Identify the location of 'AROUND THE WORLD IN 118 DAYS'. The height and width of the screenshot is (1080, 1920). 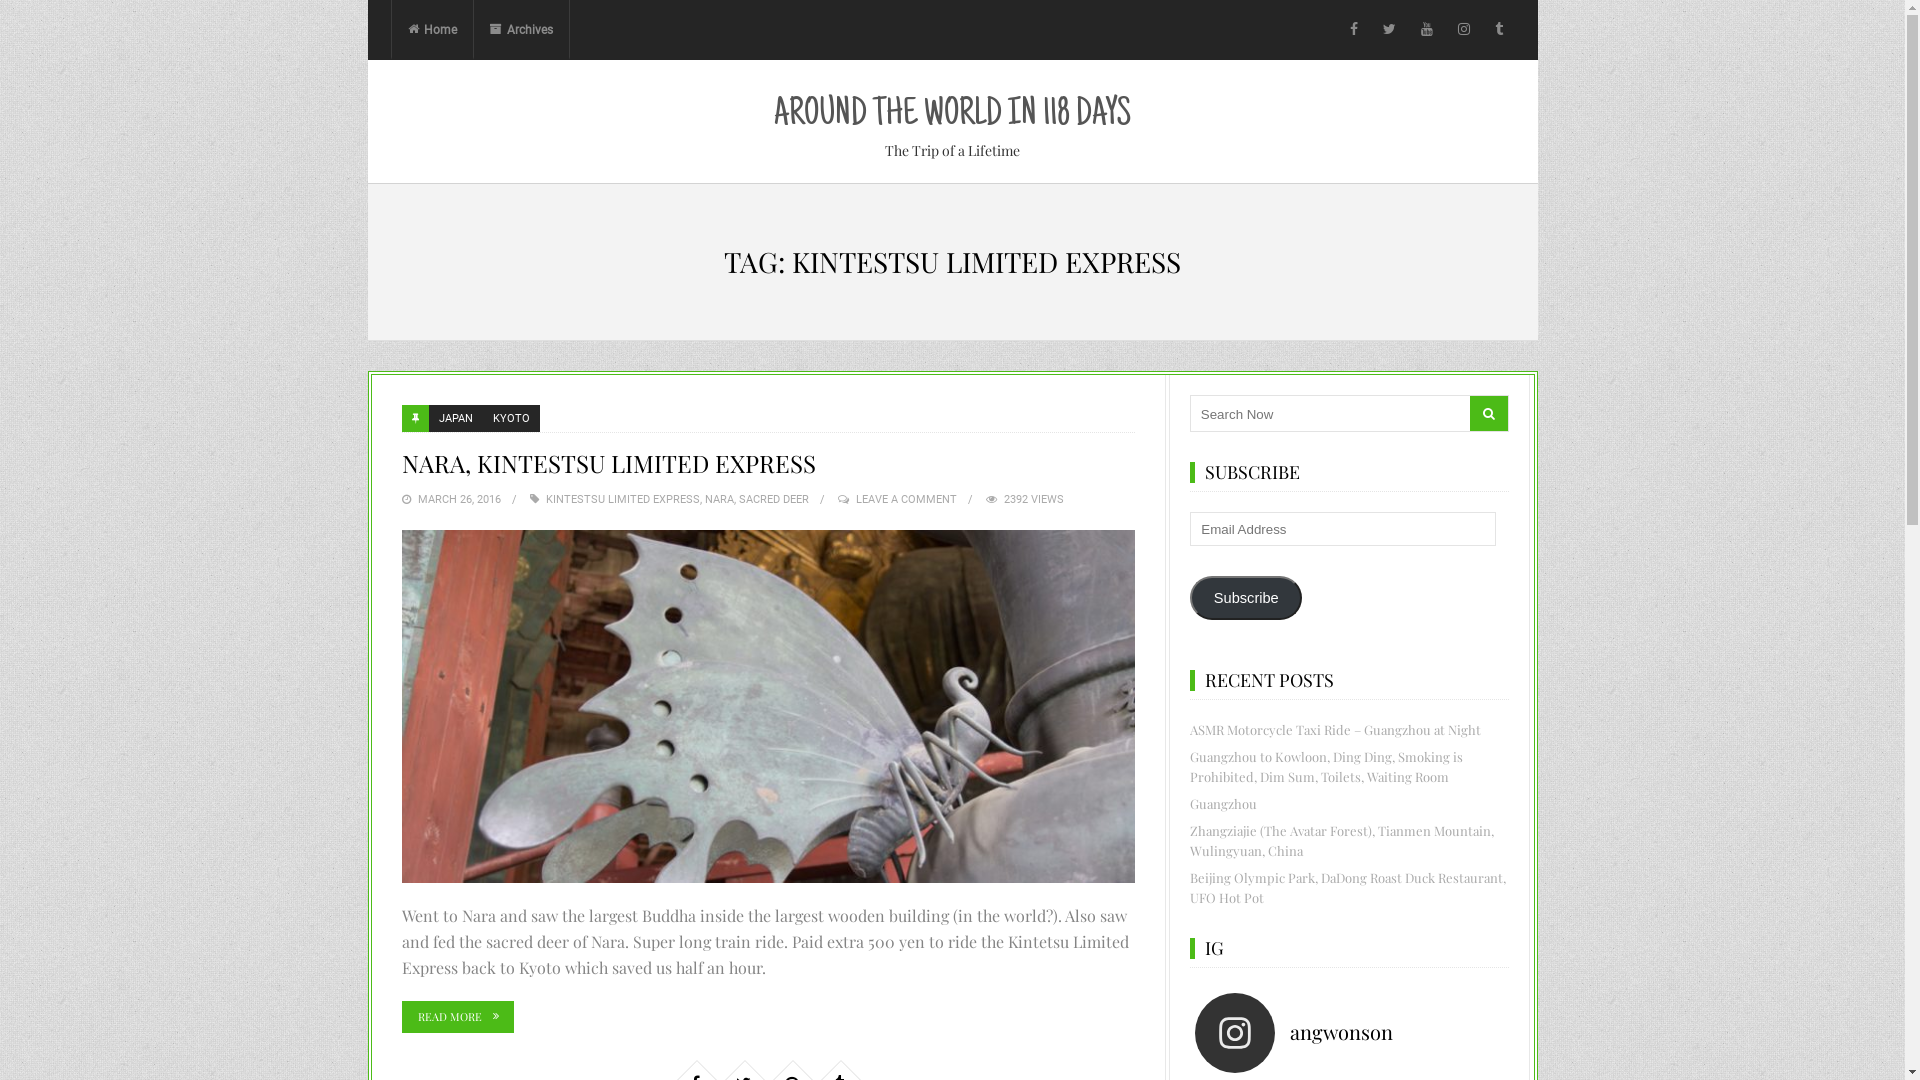
(951, 115).